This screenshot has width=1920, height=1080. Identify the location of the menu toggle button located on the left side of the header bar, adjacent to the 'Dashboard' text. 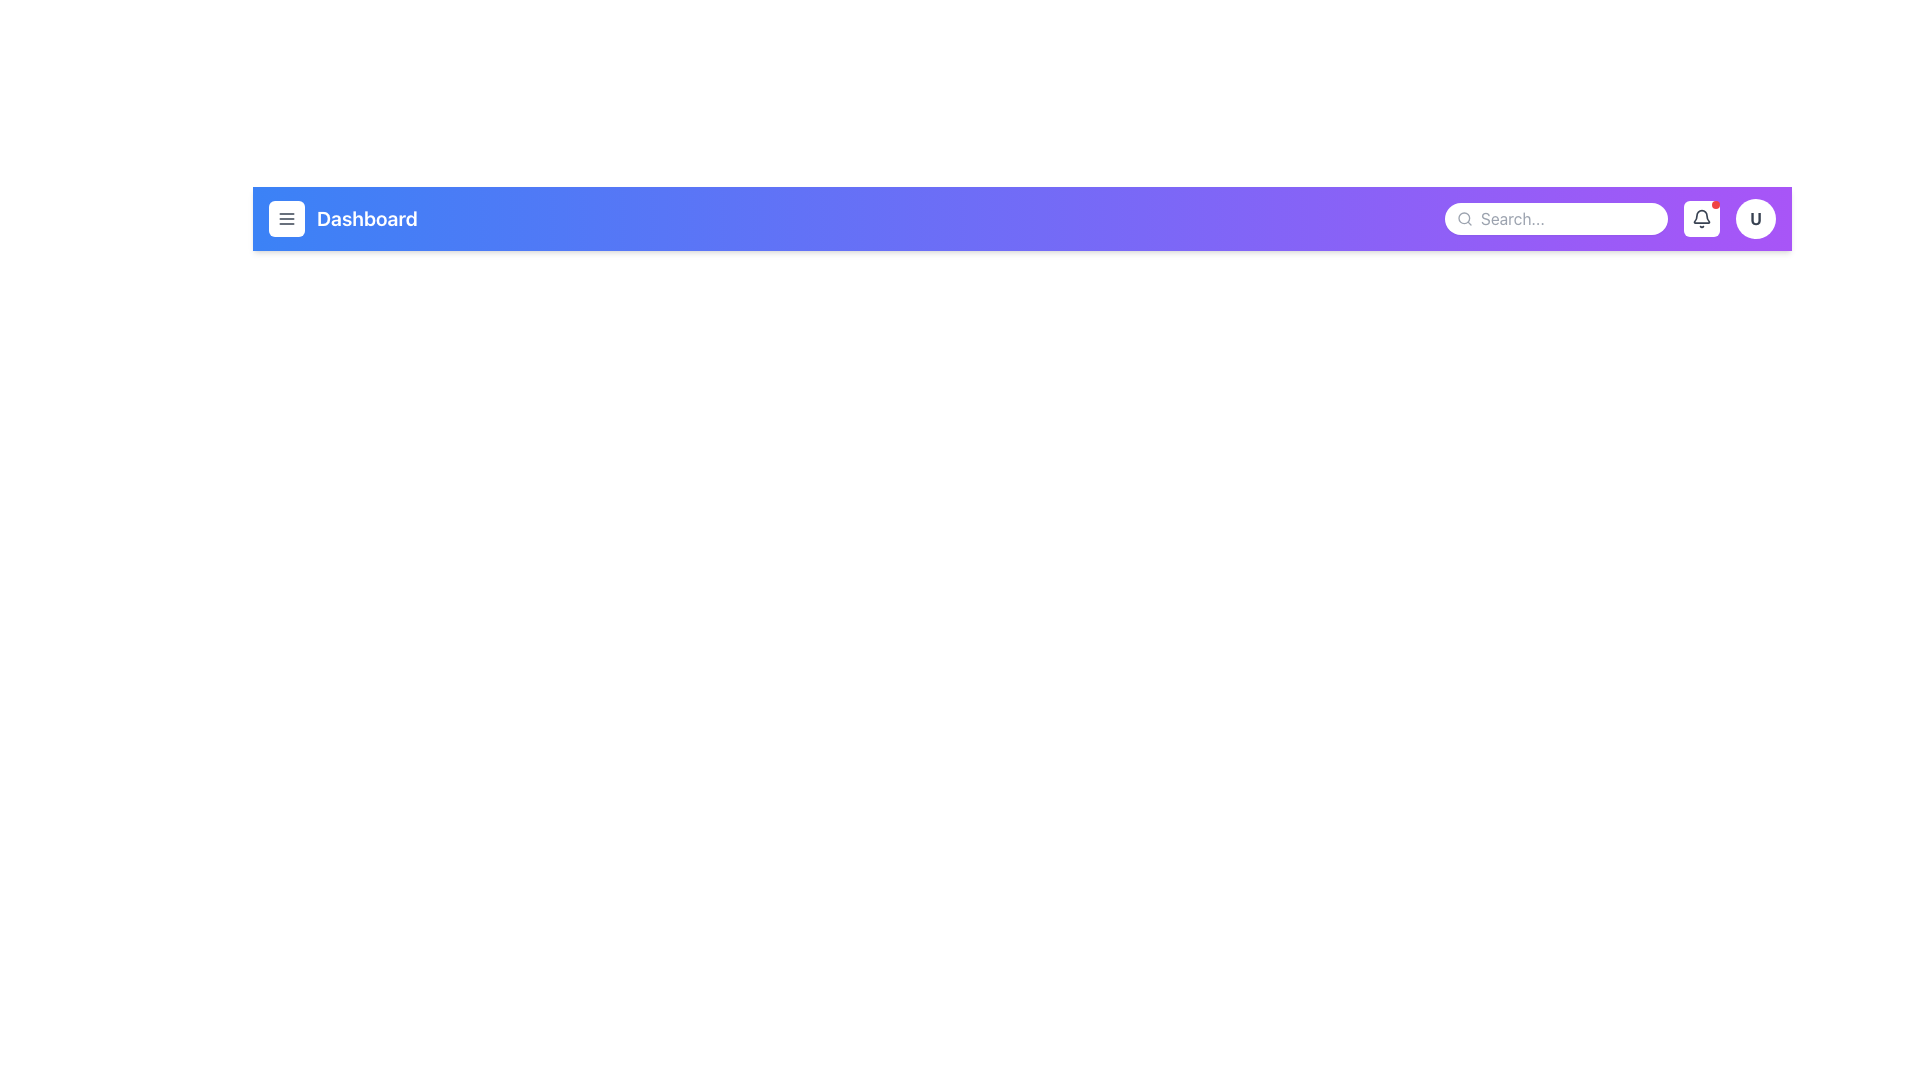
(286, 219).